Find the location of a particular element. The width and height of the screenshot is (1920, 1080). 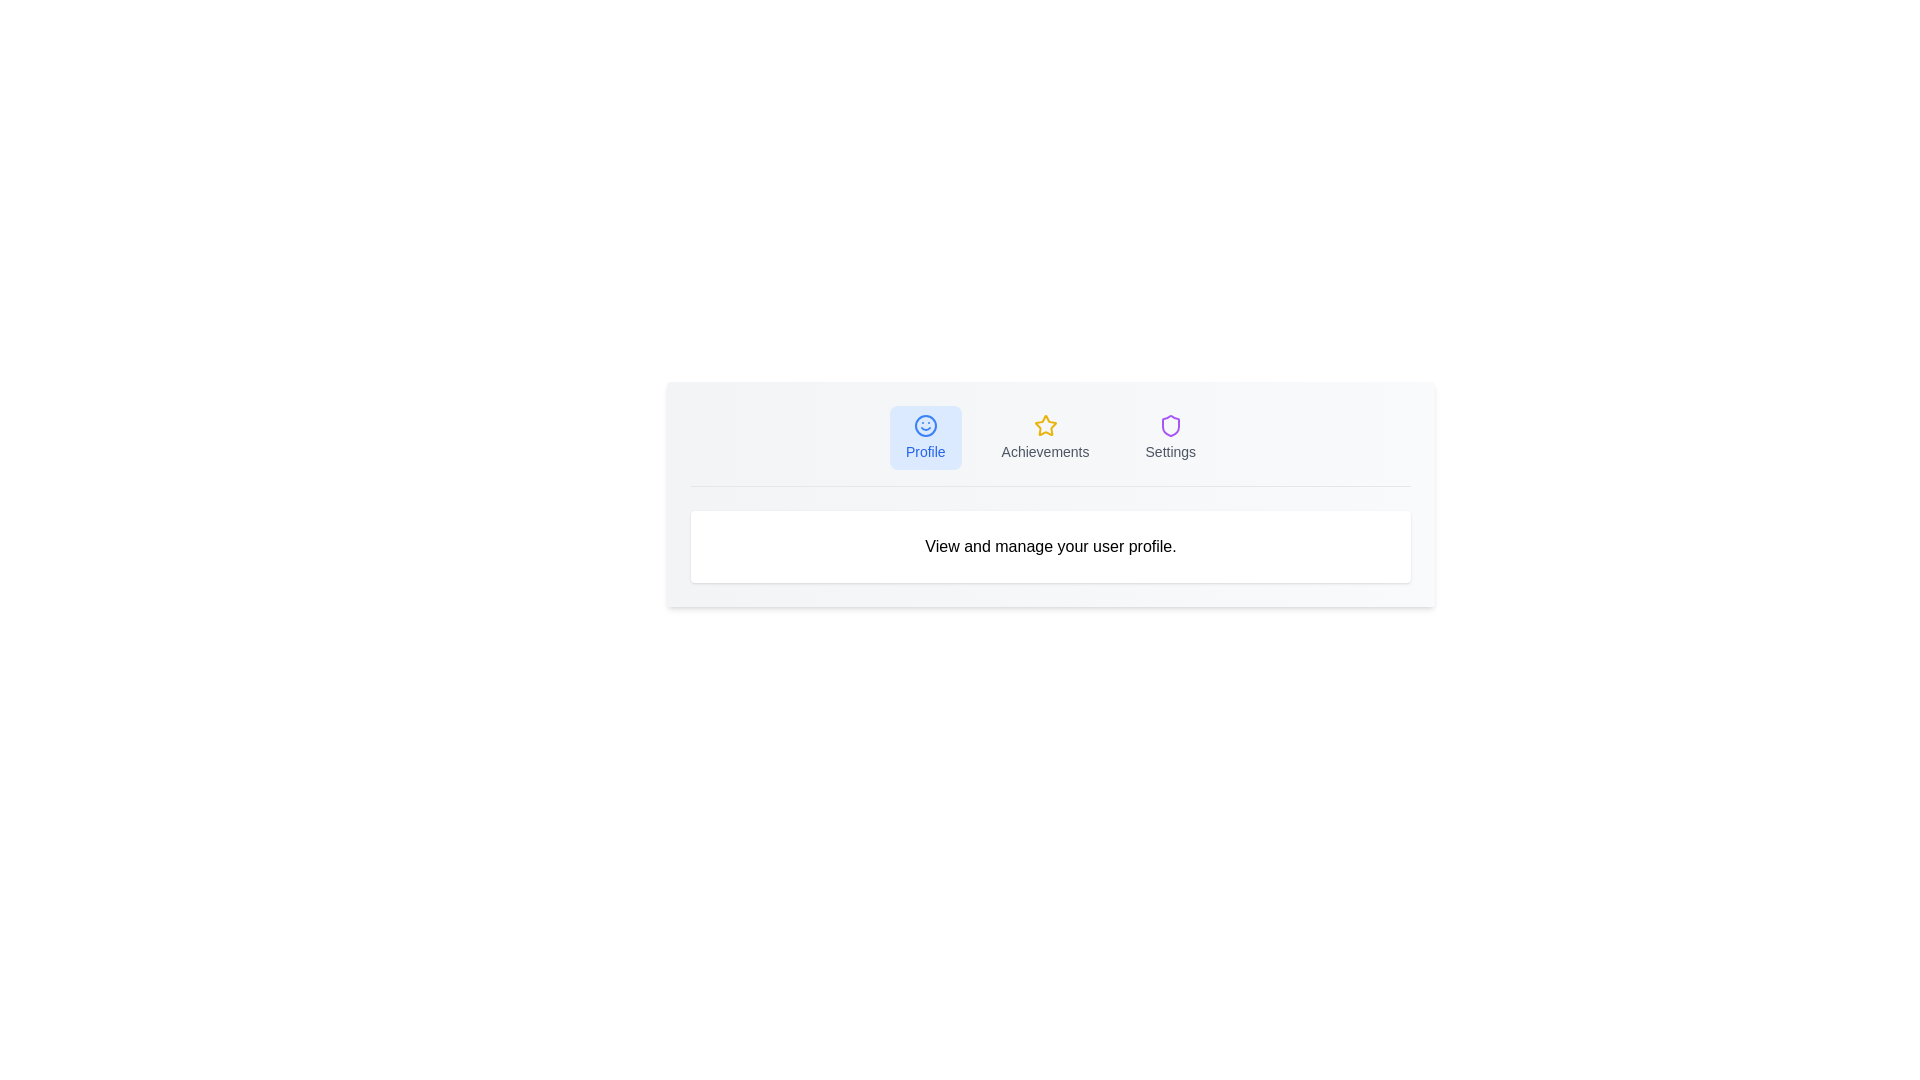

the Settings tab to trigger its hover effect is located at coordinates (1170, 437).